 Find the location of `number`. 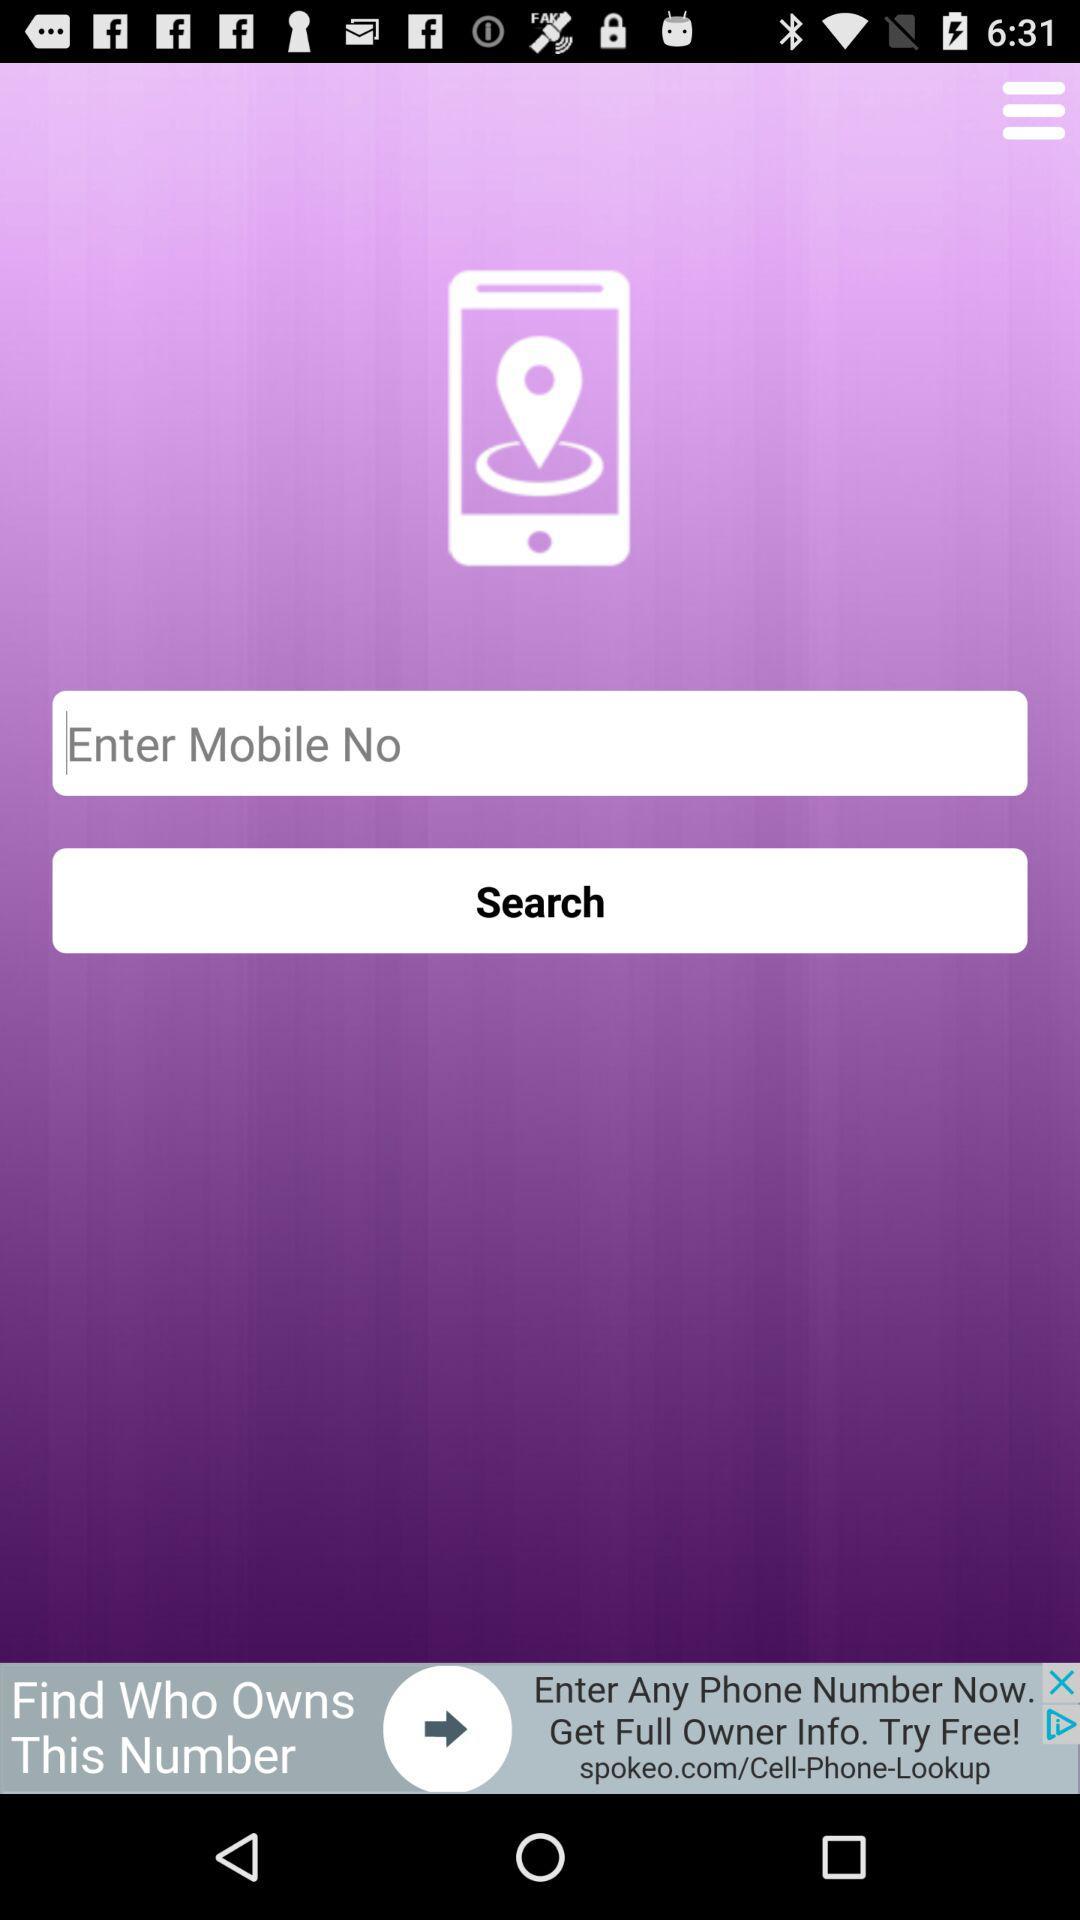

number is located at coordinates (540, 742).